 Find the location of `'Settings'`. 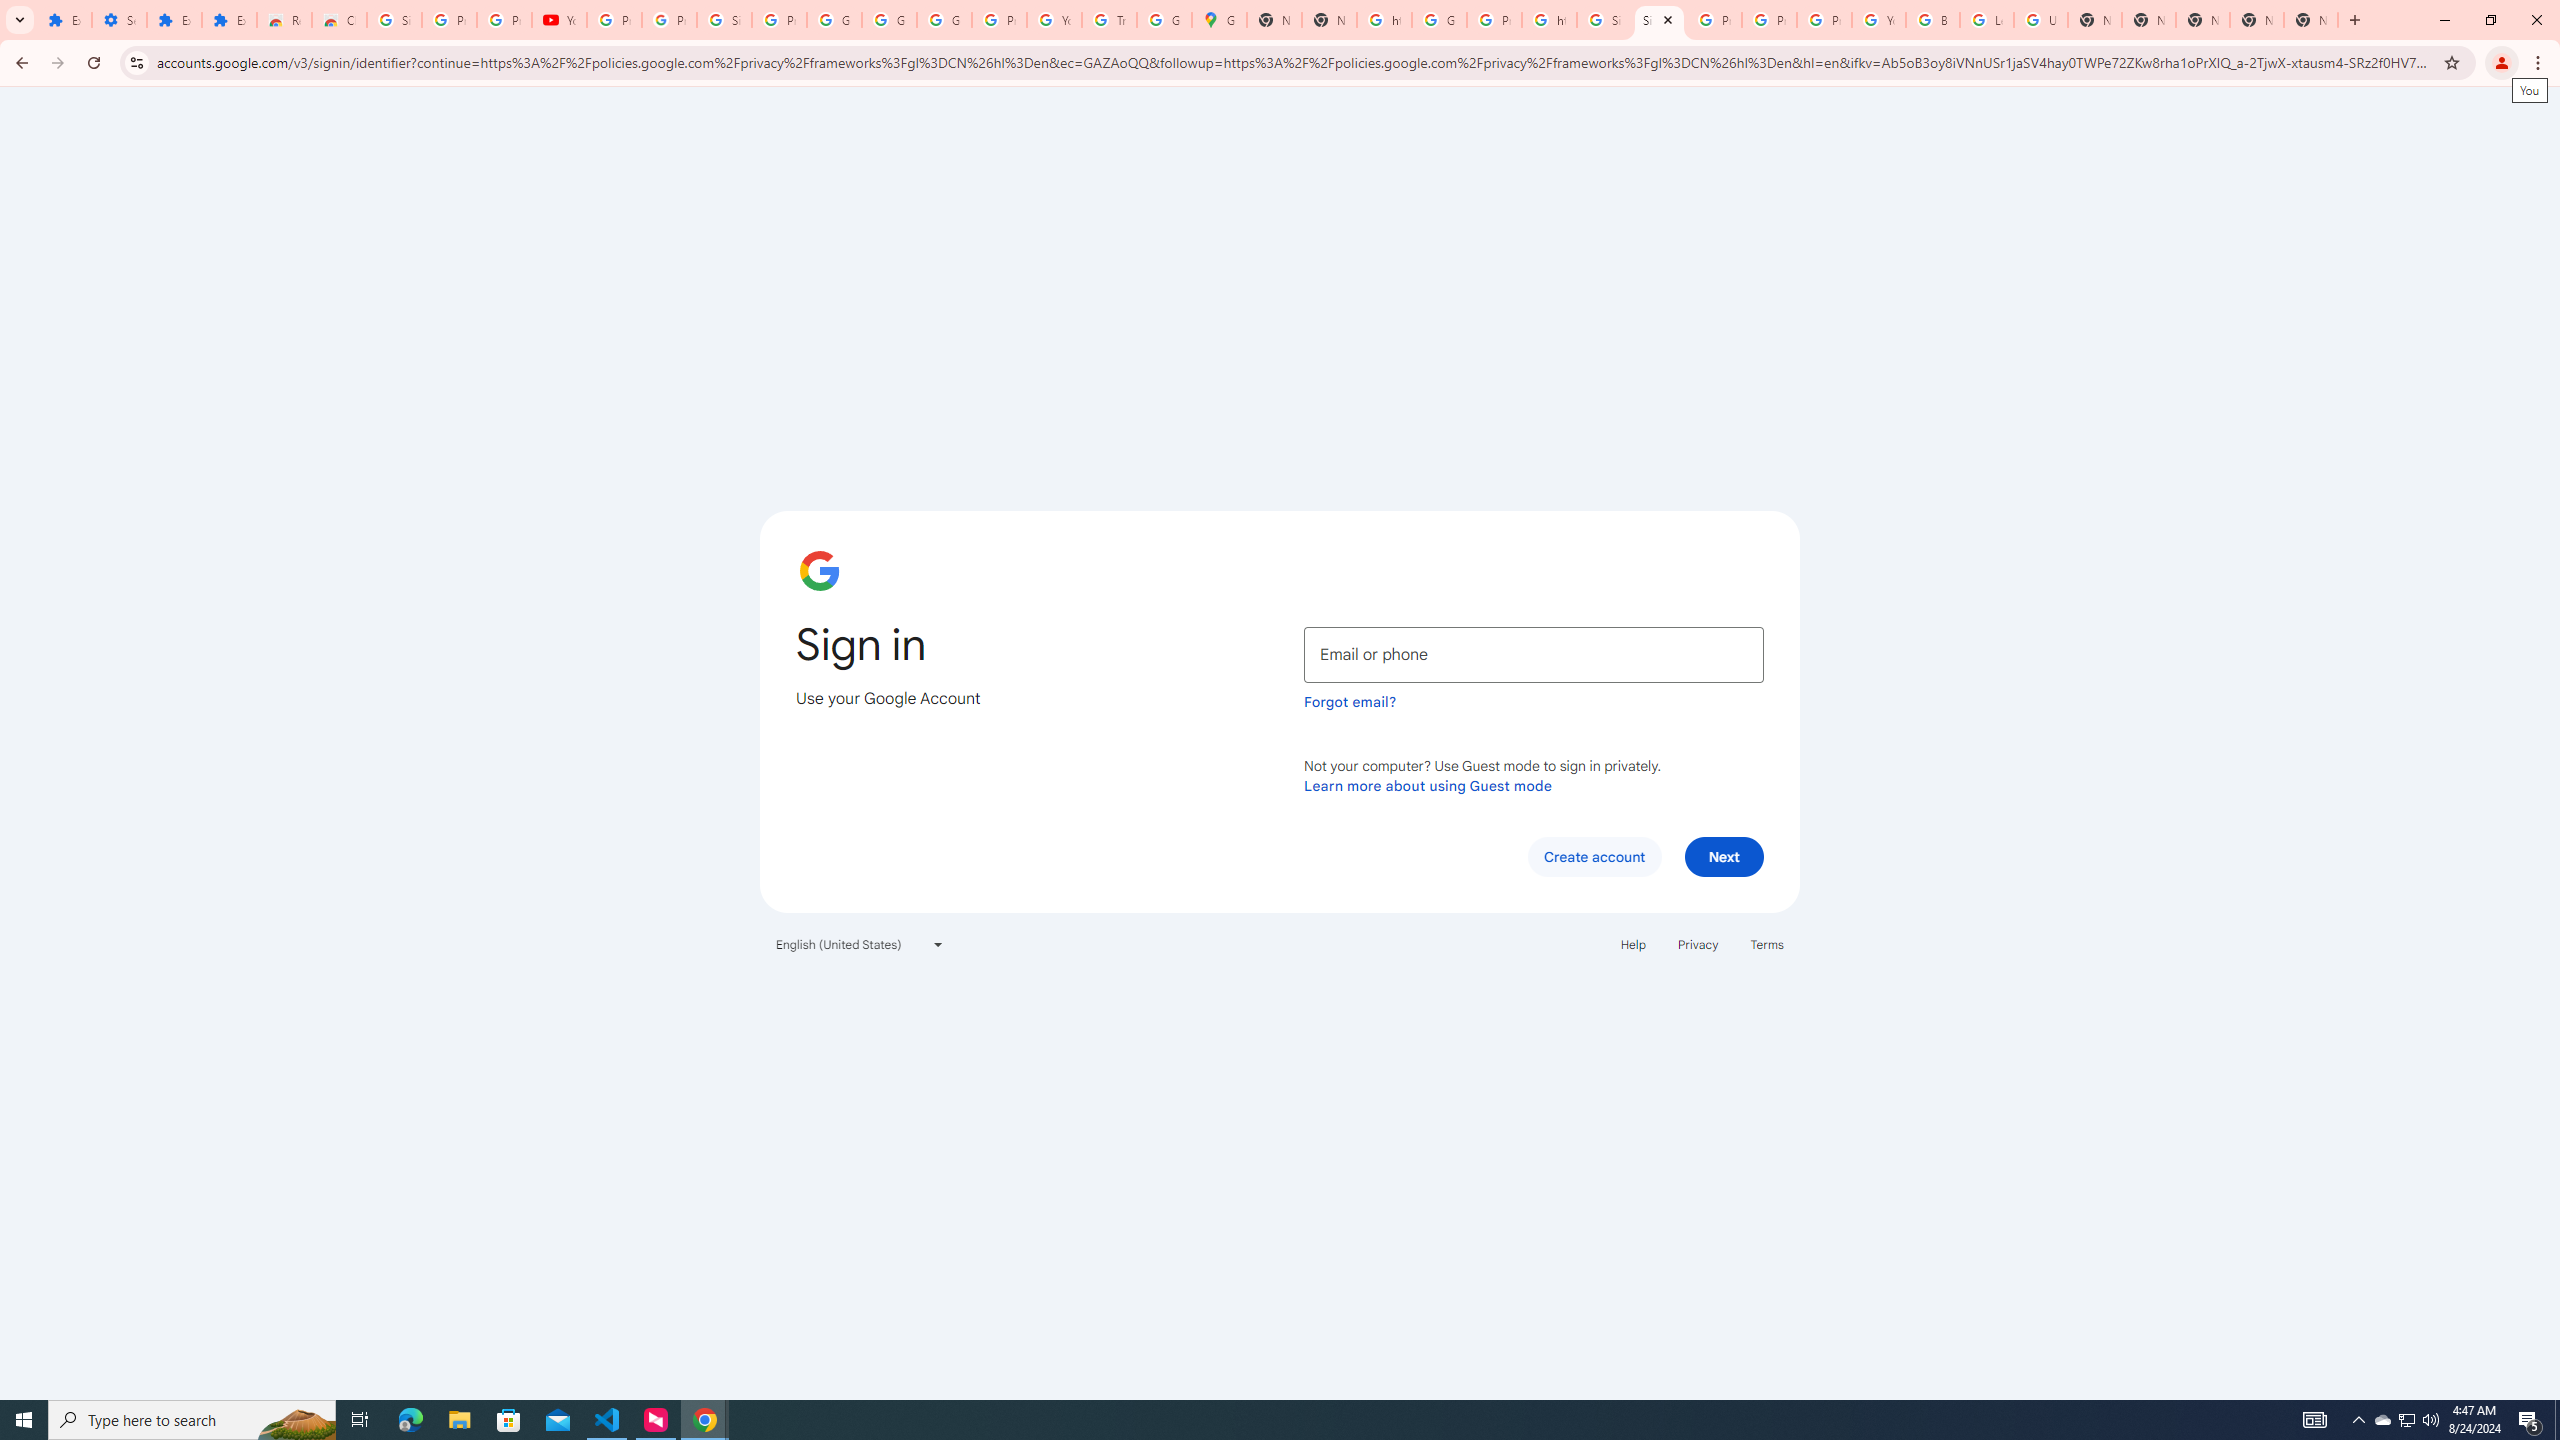

'Settings' is located at coordinates (118, 19).